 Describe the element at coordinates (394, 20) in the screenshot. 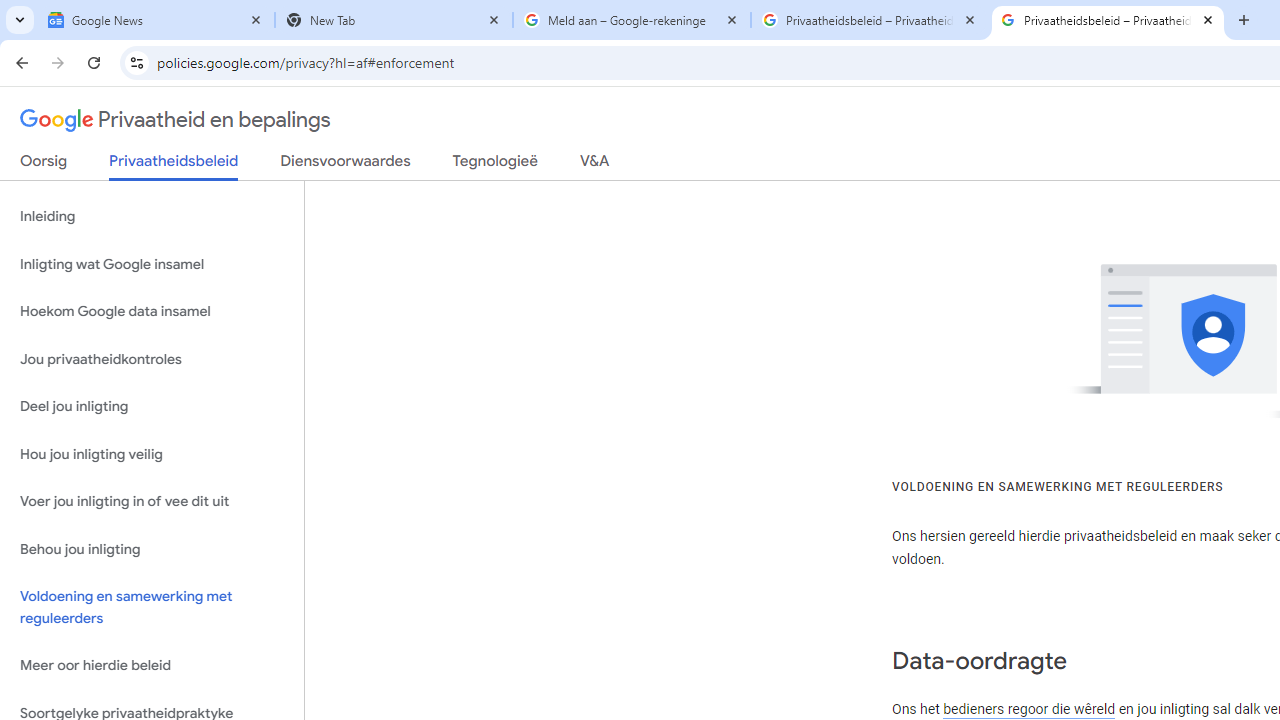

I see `'New Tab'` at that location.